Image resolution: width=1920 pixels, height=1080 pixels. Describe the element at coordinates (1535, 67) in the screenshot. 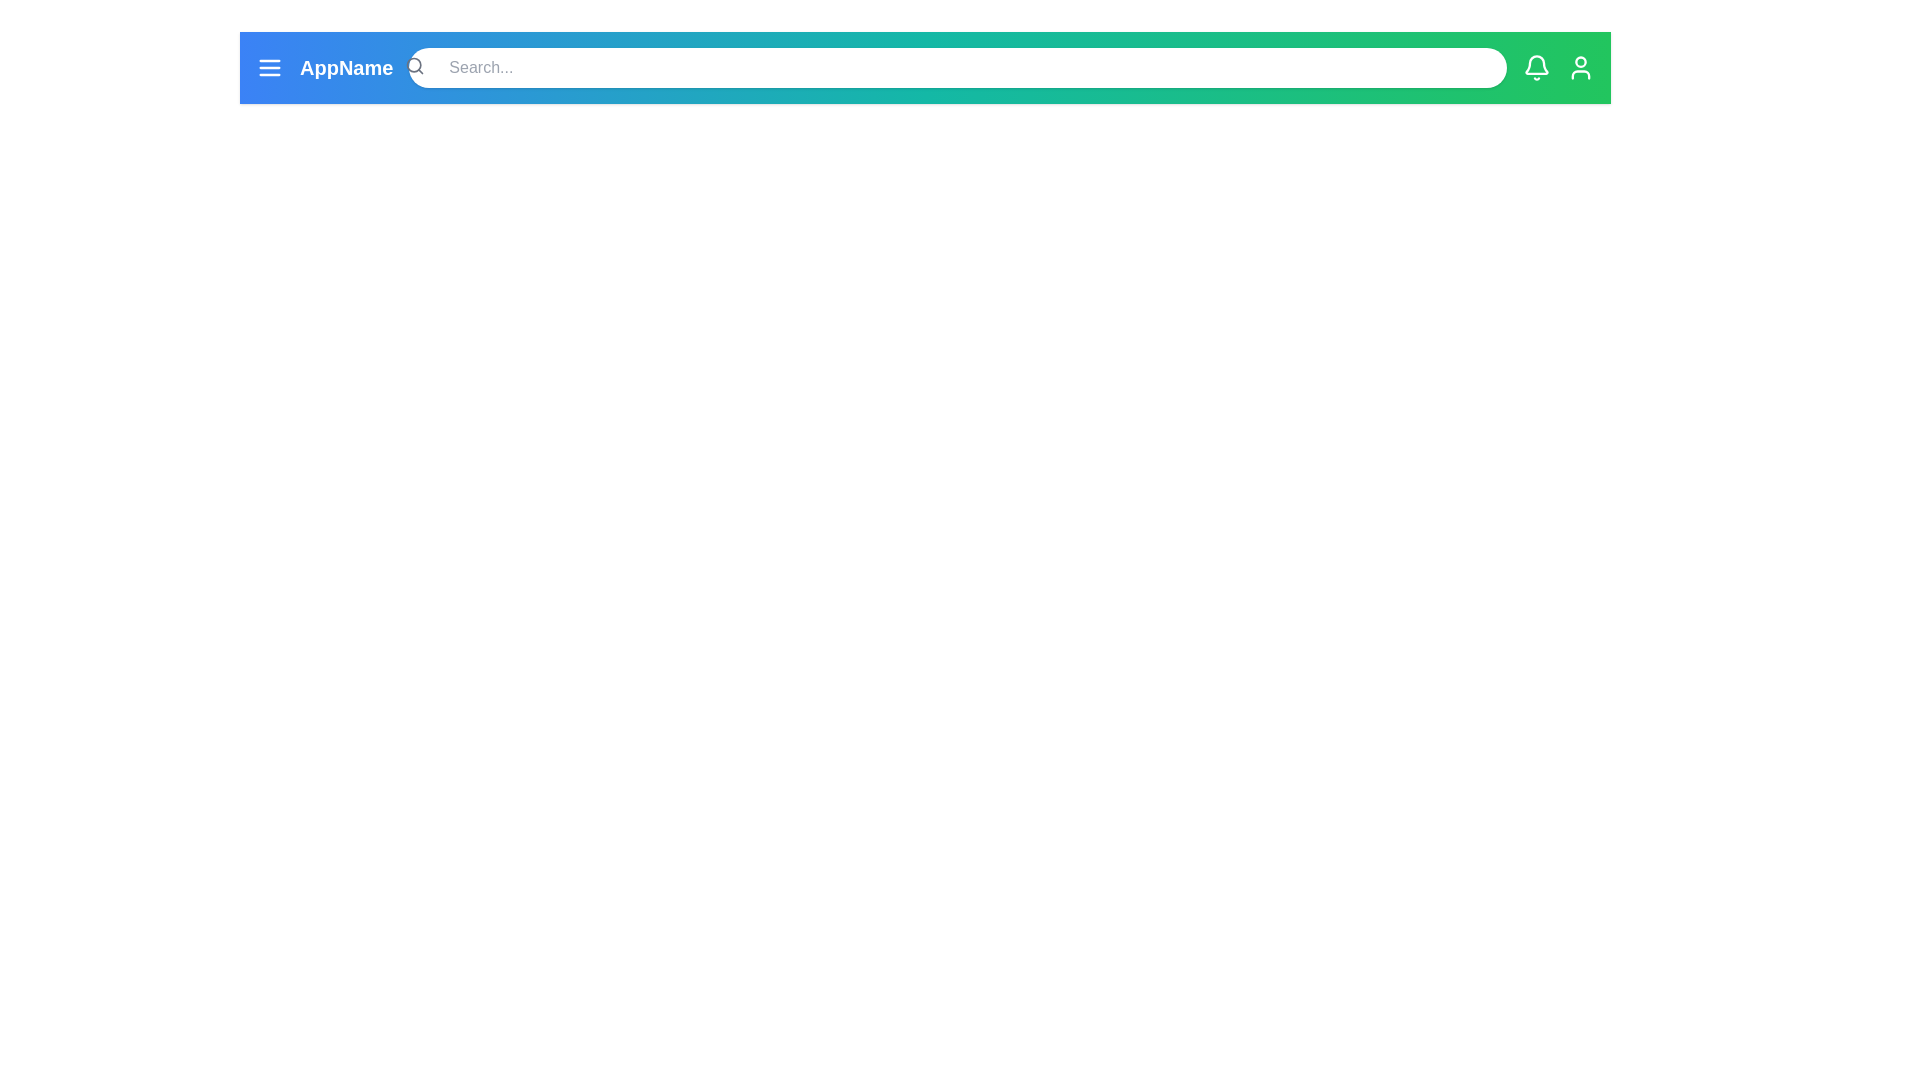

I see `the notification icon in the app bar` at that location.